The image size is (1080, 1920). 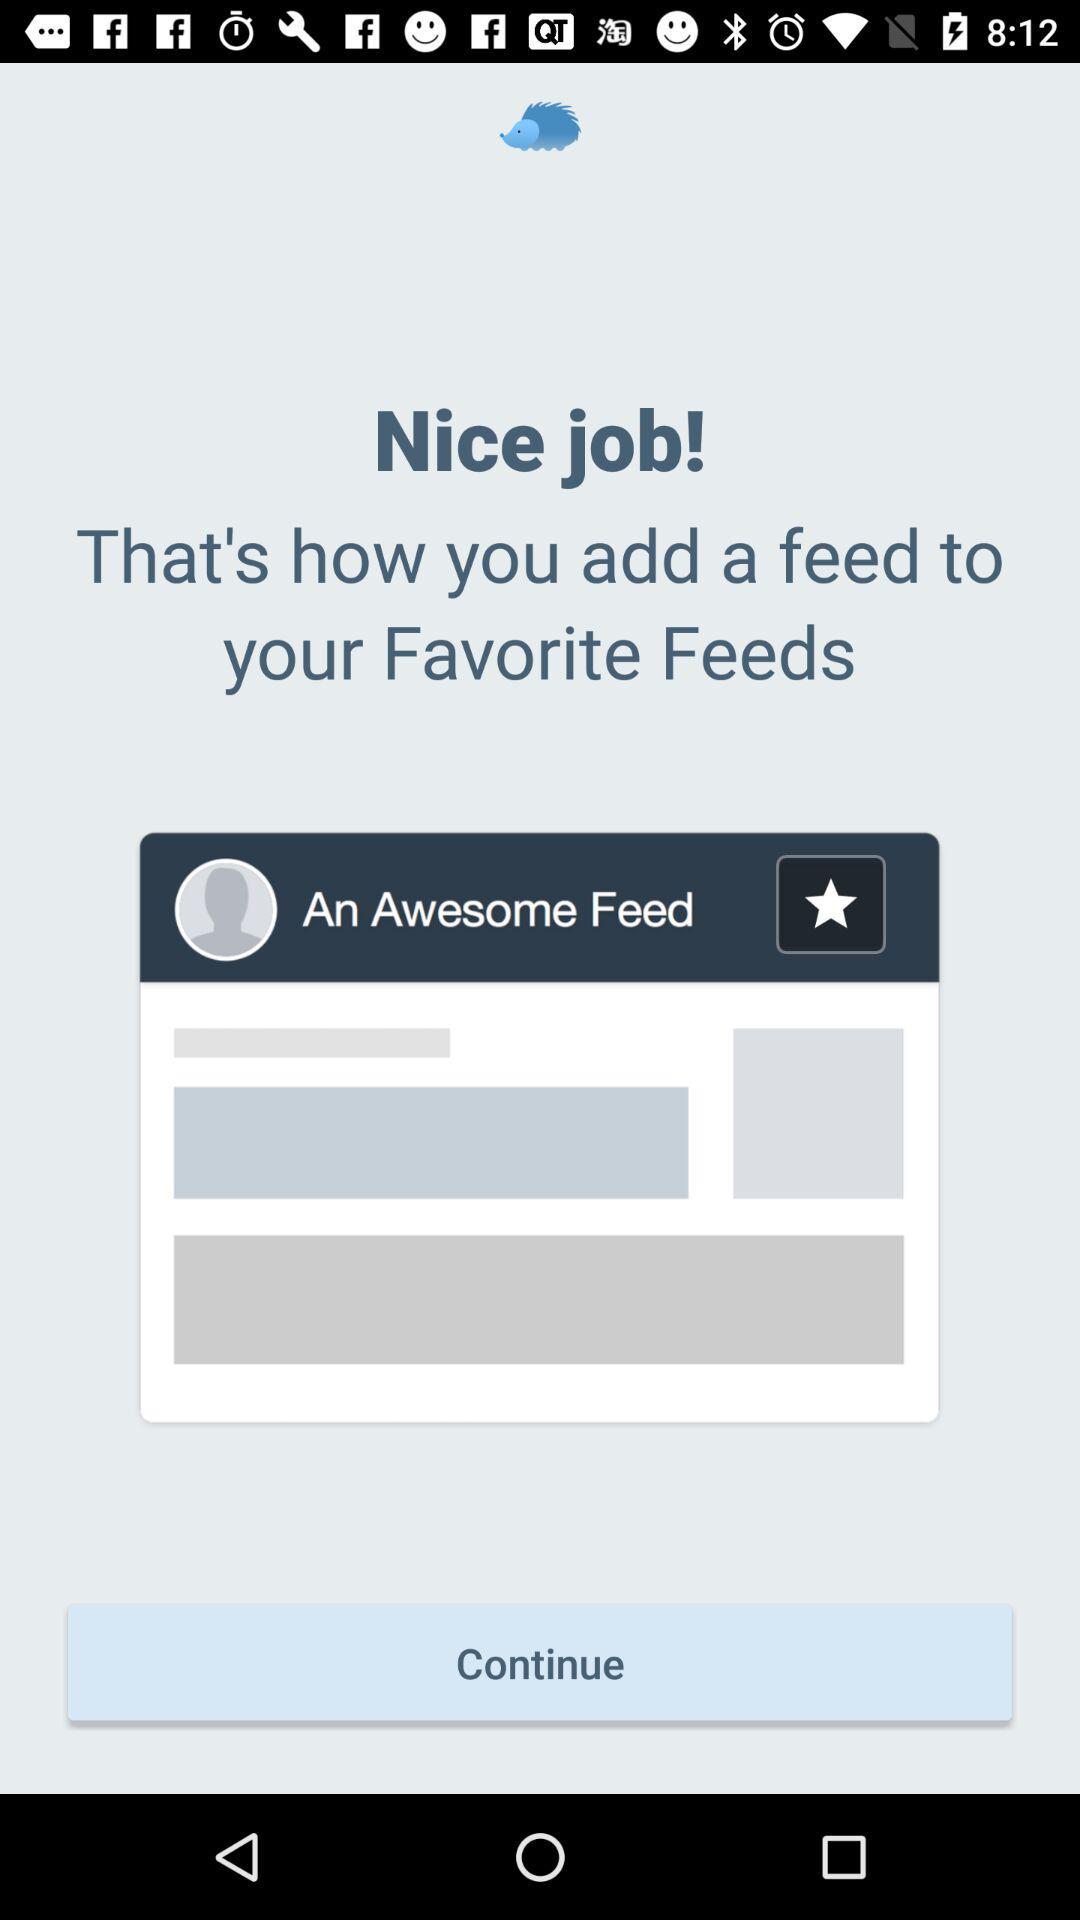 I want to click on the star icon, so click(x=830, y=903).